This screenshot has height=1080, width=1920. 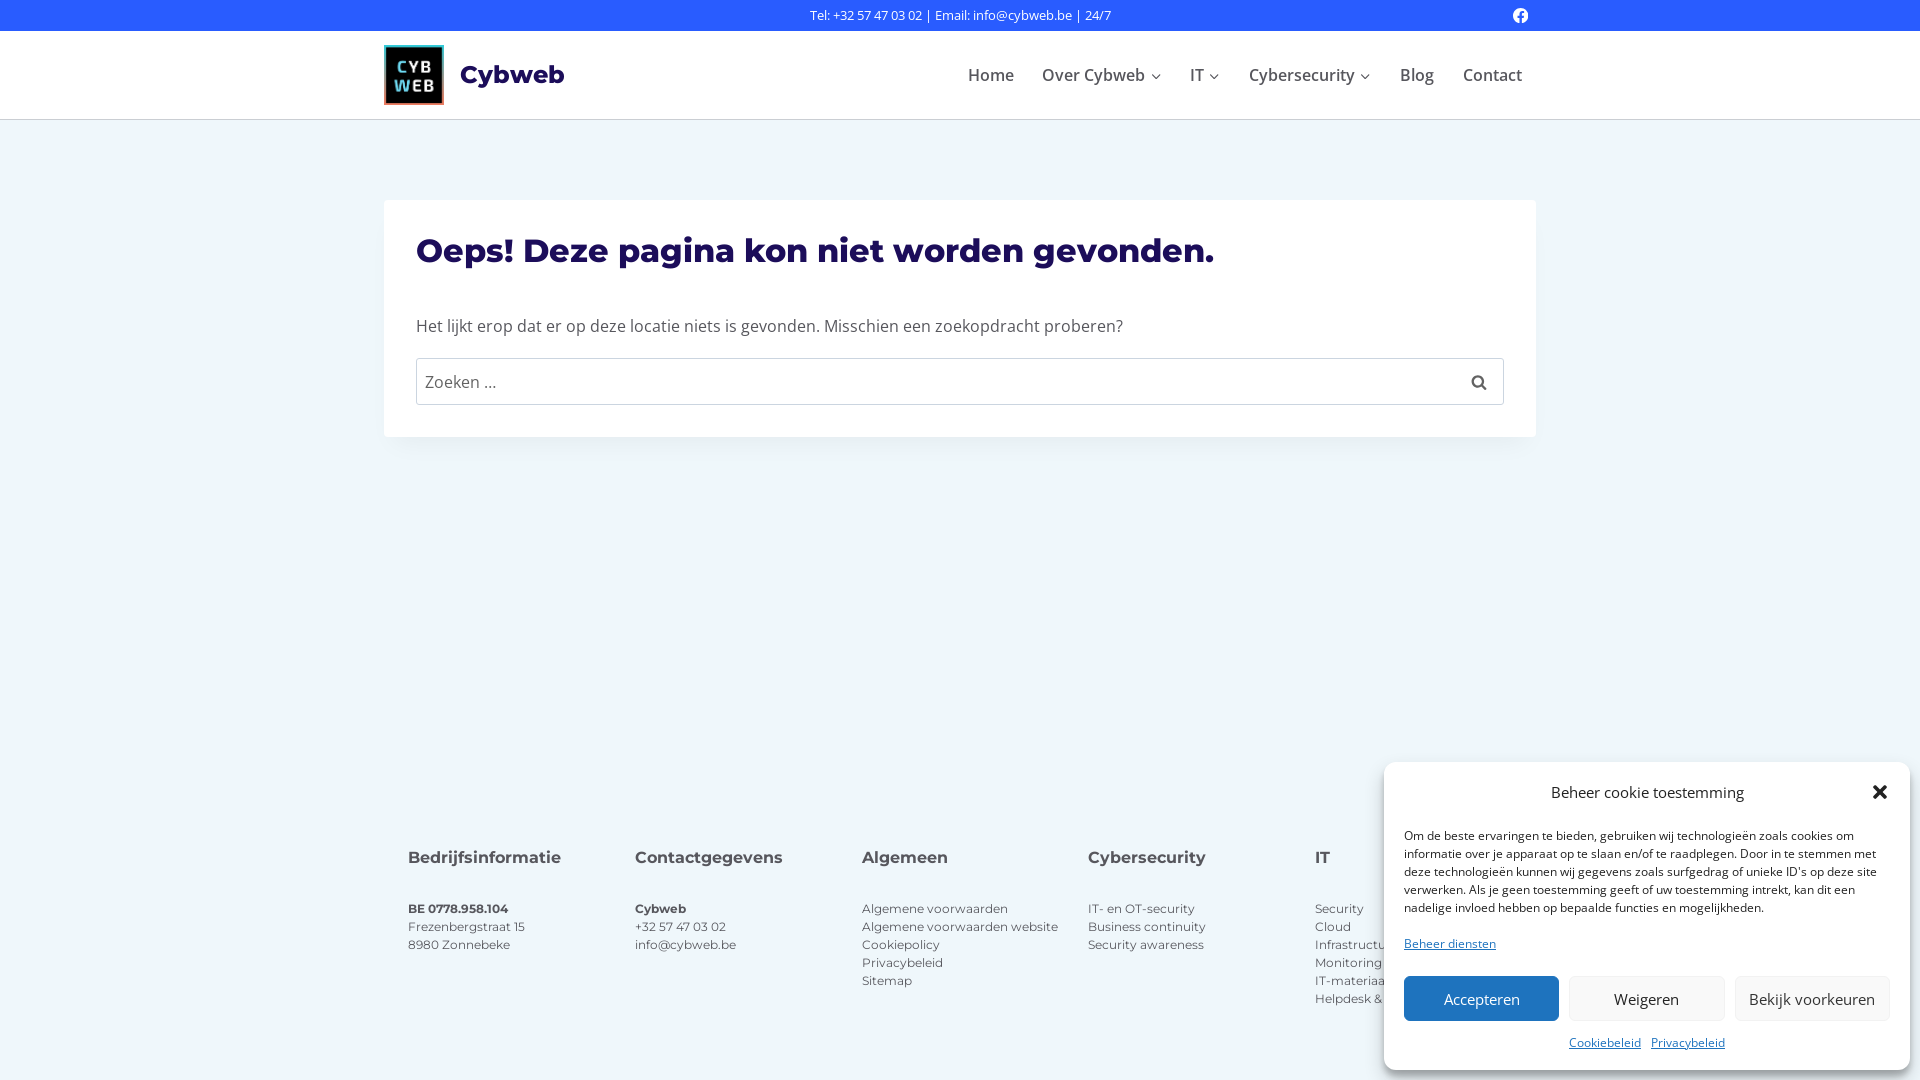 What do you see at coordinates (934, 908) in the screenshot?
I see `'Algemene voorwaarden'` at bounding box center [934, 908].